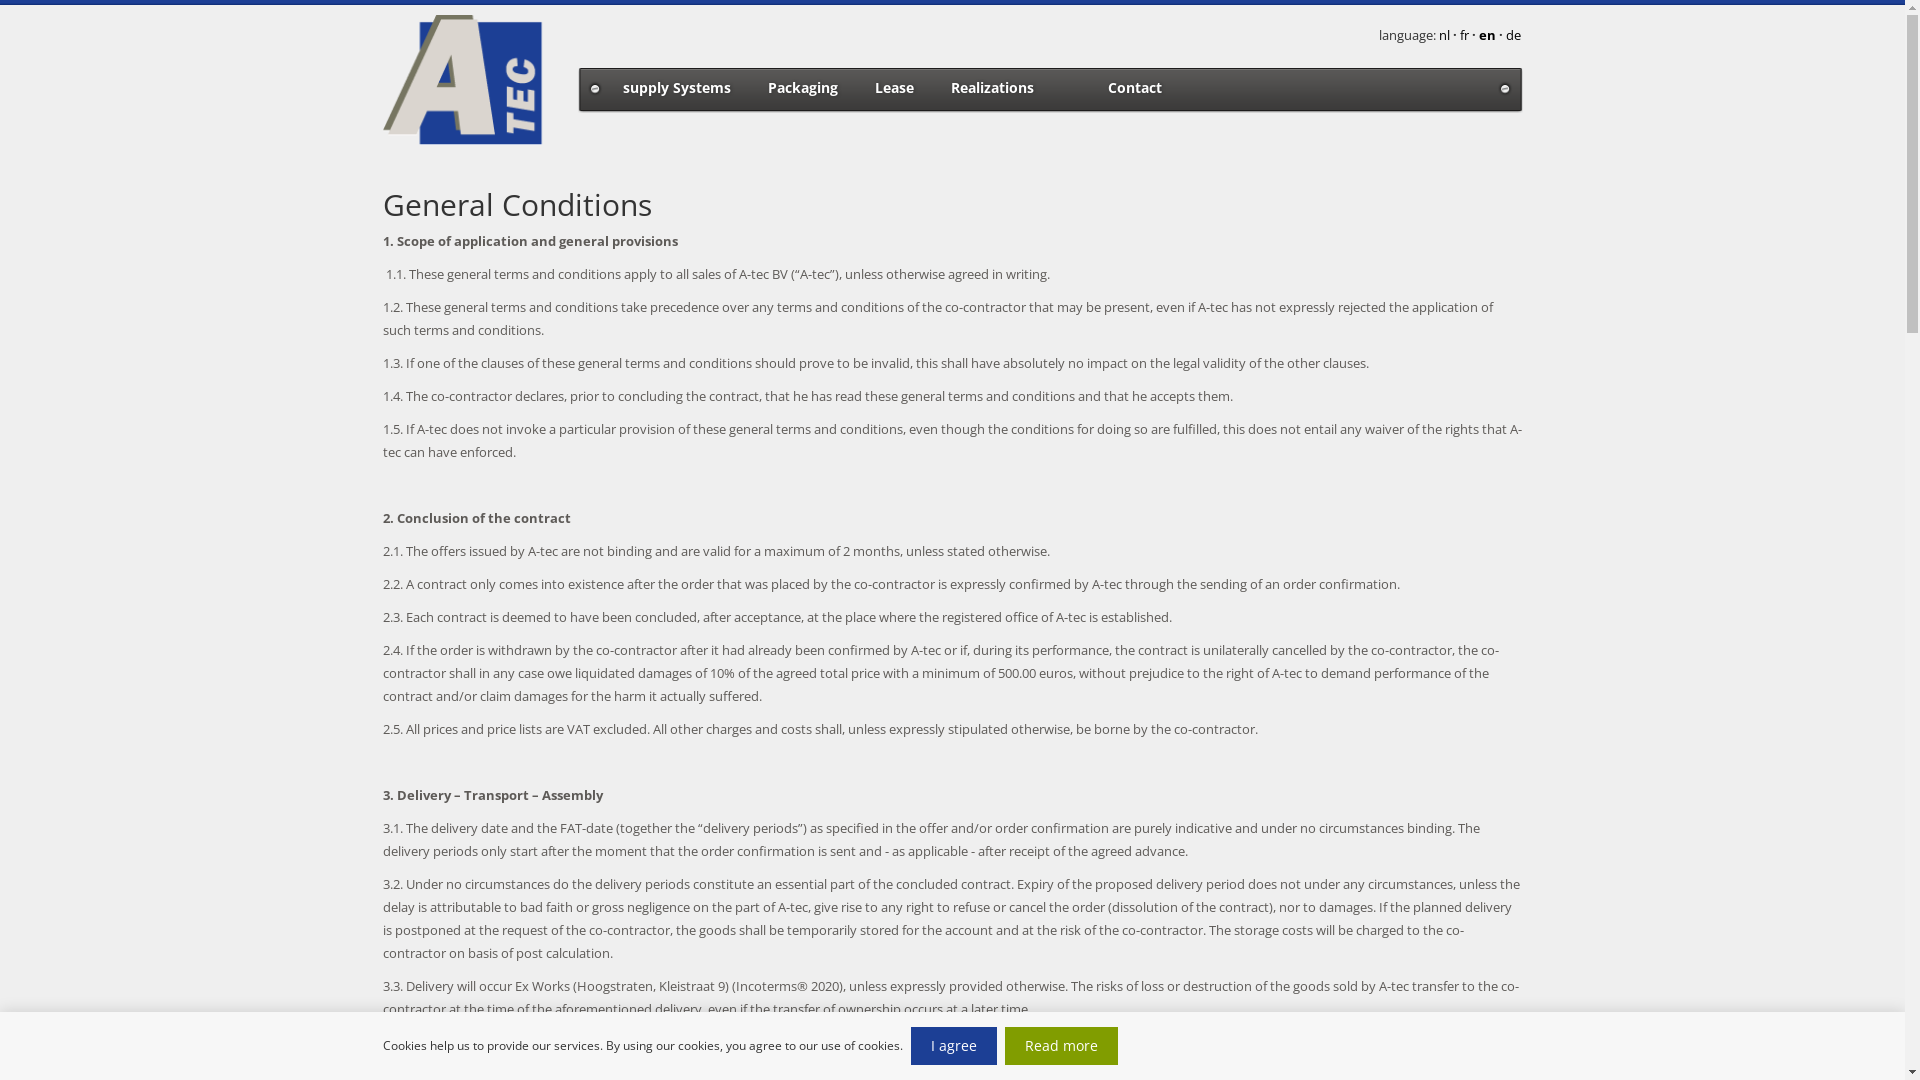 This screenshot has height=1080, width=1920. I want to click on 'I agree', so click(952, 1044).